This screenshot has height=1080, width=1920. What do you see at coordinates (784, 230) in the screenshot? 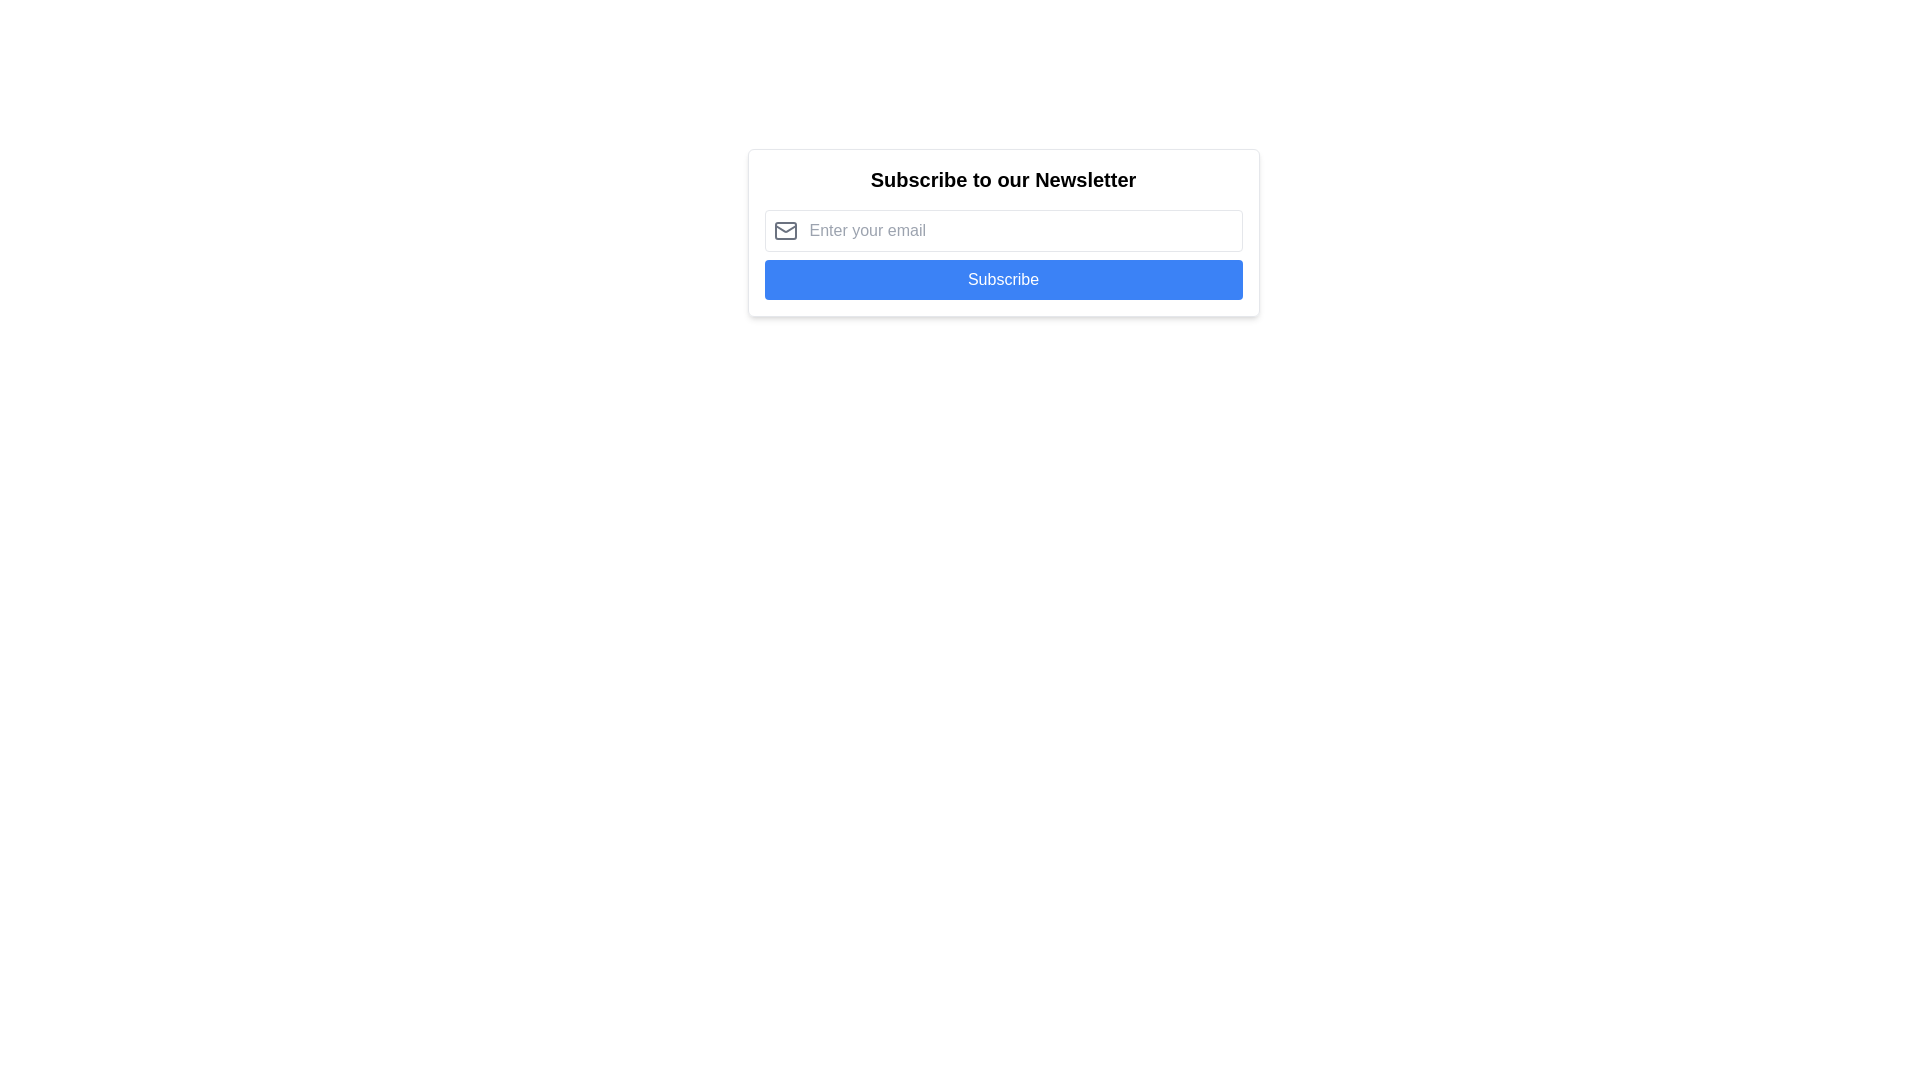
I see `the email icon located to the left of the 'Enter your email' input field within the rounded rectangle area of the email input form` at bounding box center [784, 230].